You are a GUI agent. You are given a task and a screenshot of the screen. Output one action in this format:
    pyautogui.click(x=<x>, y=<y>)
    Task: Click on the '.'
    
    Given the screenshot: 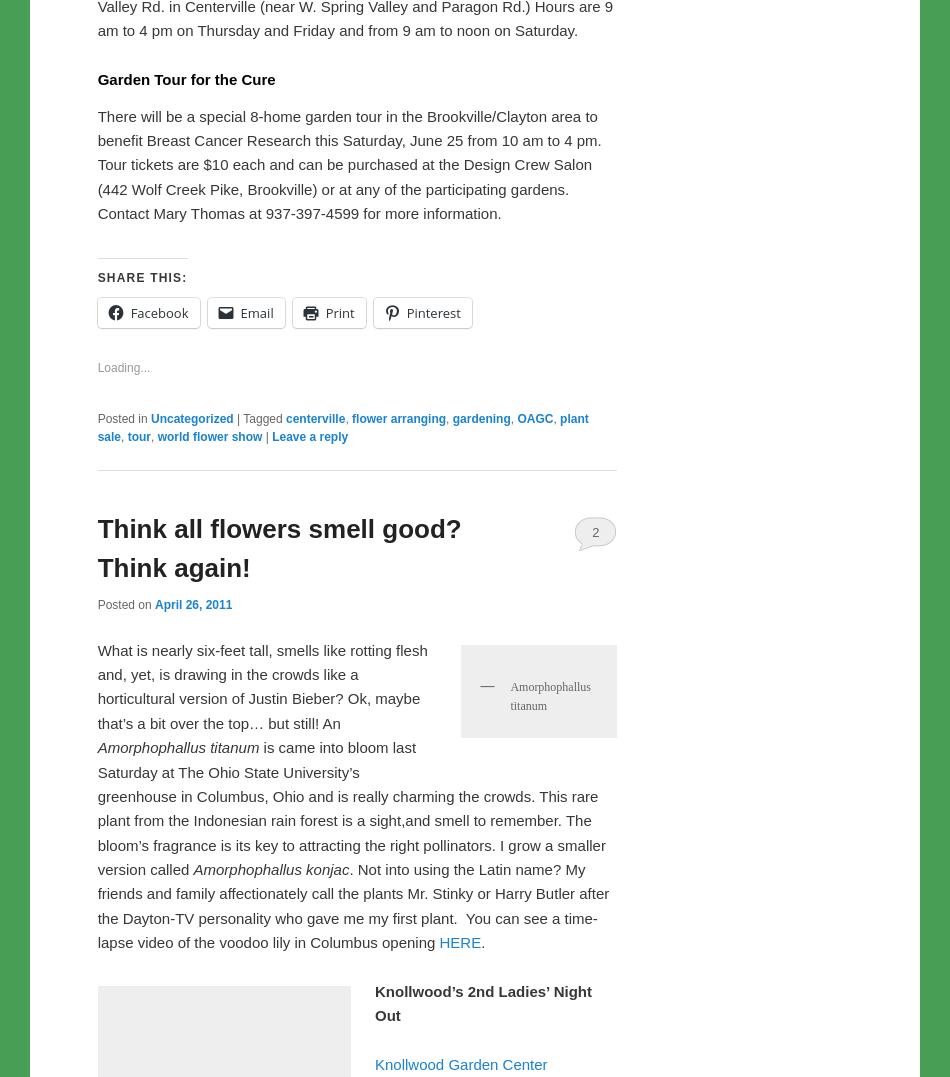 What is the action you would take?
    pyautogui.click(x=140, y=100)
    